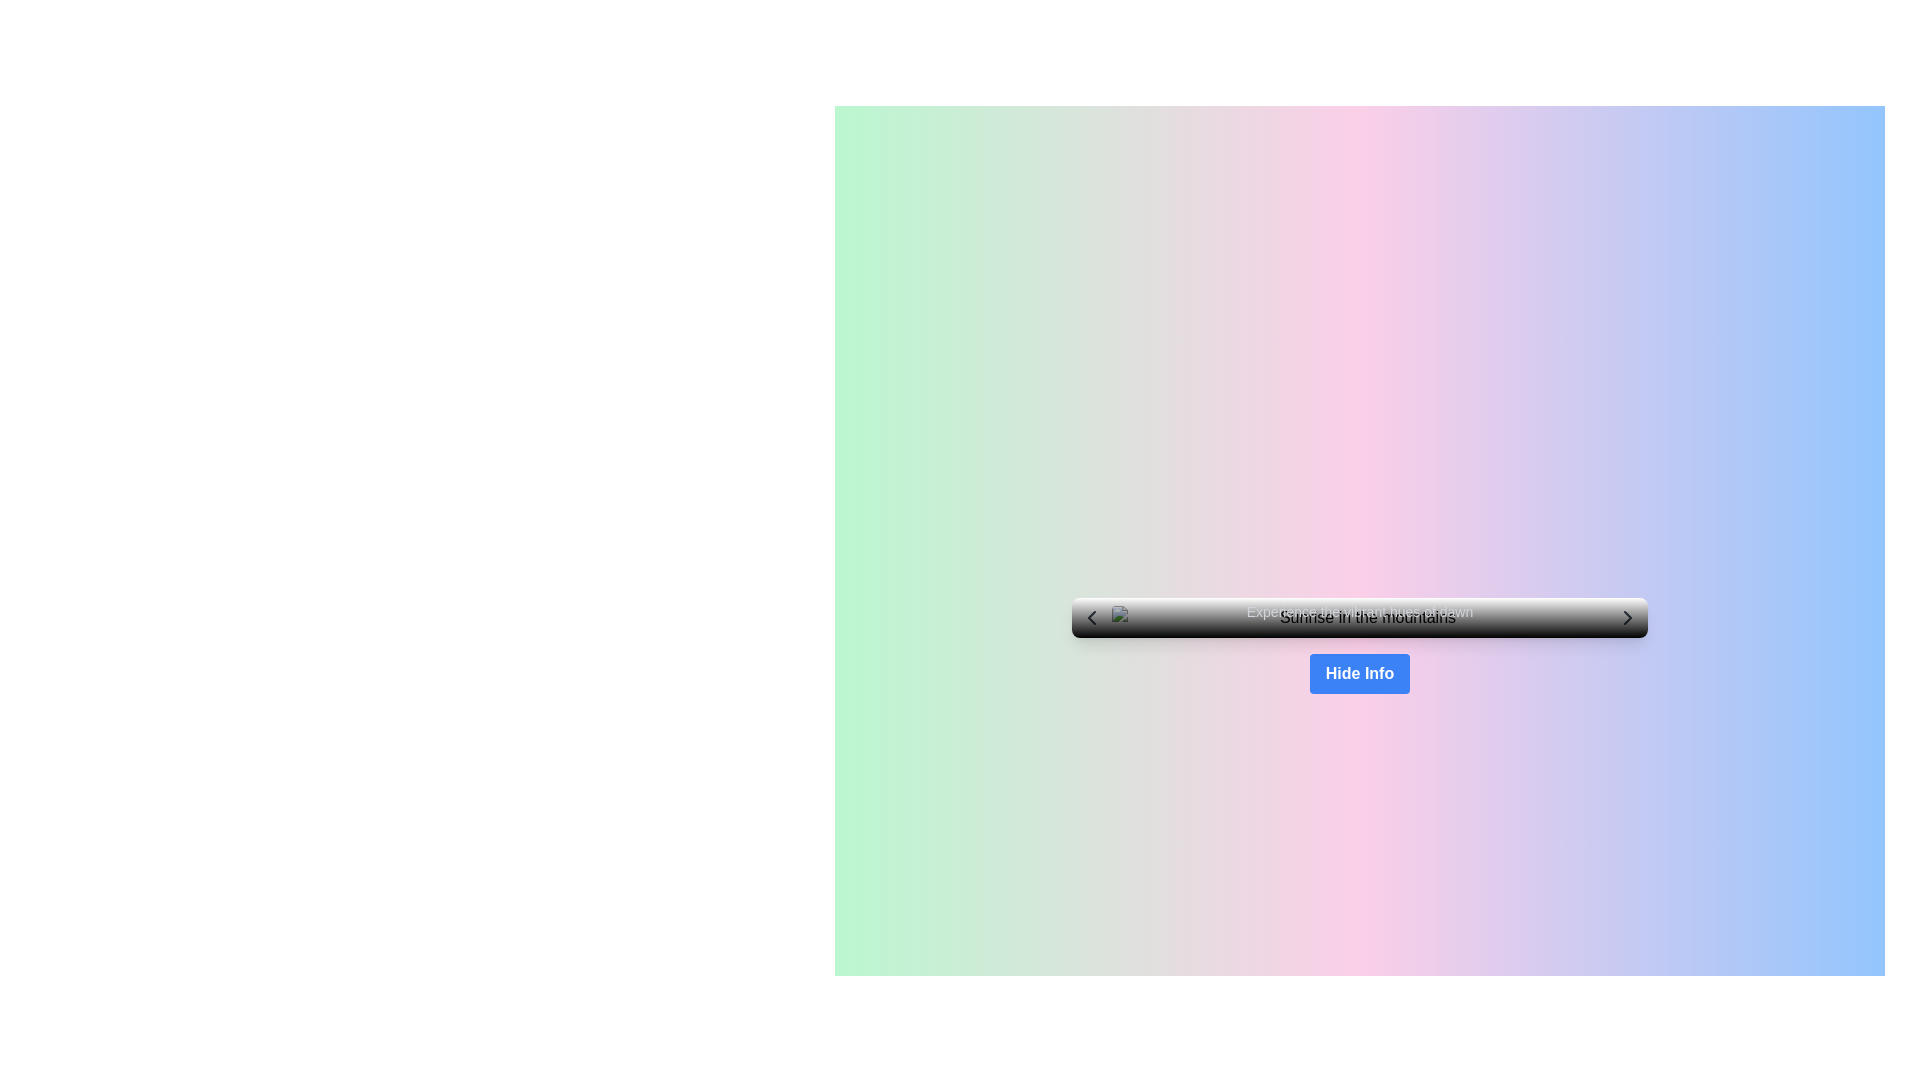 The image size is (1920, 1080). What do you see at coordinates (1627, 616) in the screenshot?
I see `the right-pointing chevron icon button on the dark glossy background` at bounding box center [1627, 616].